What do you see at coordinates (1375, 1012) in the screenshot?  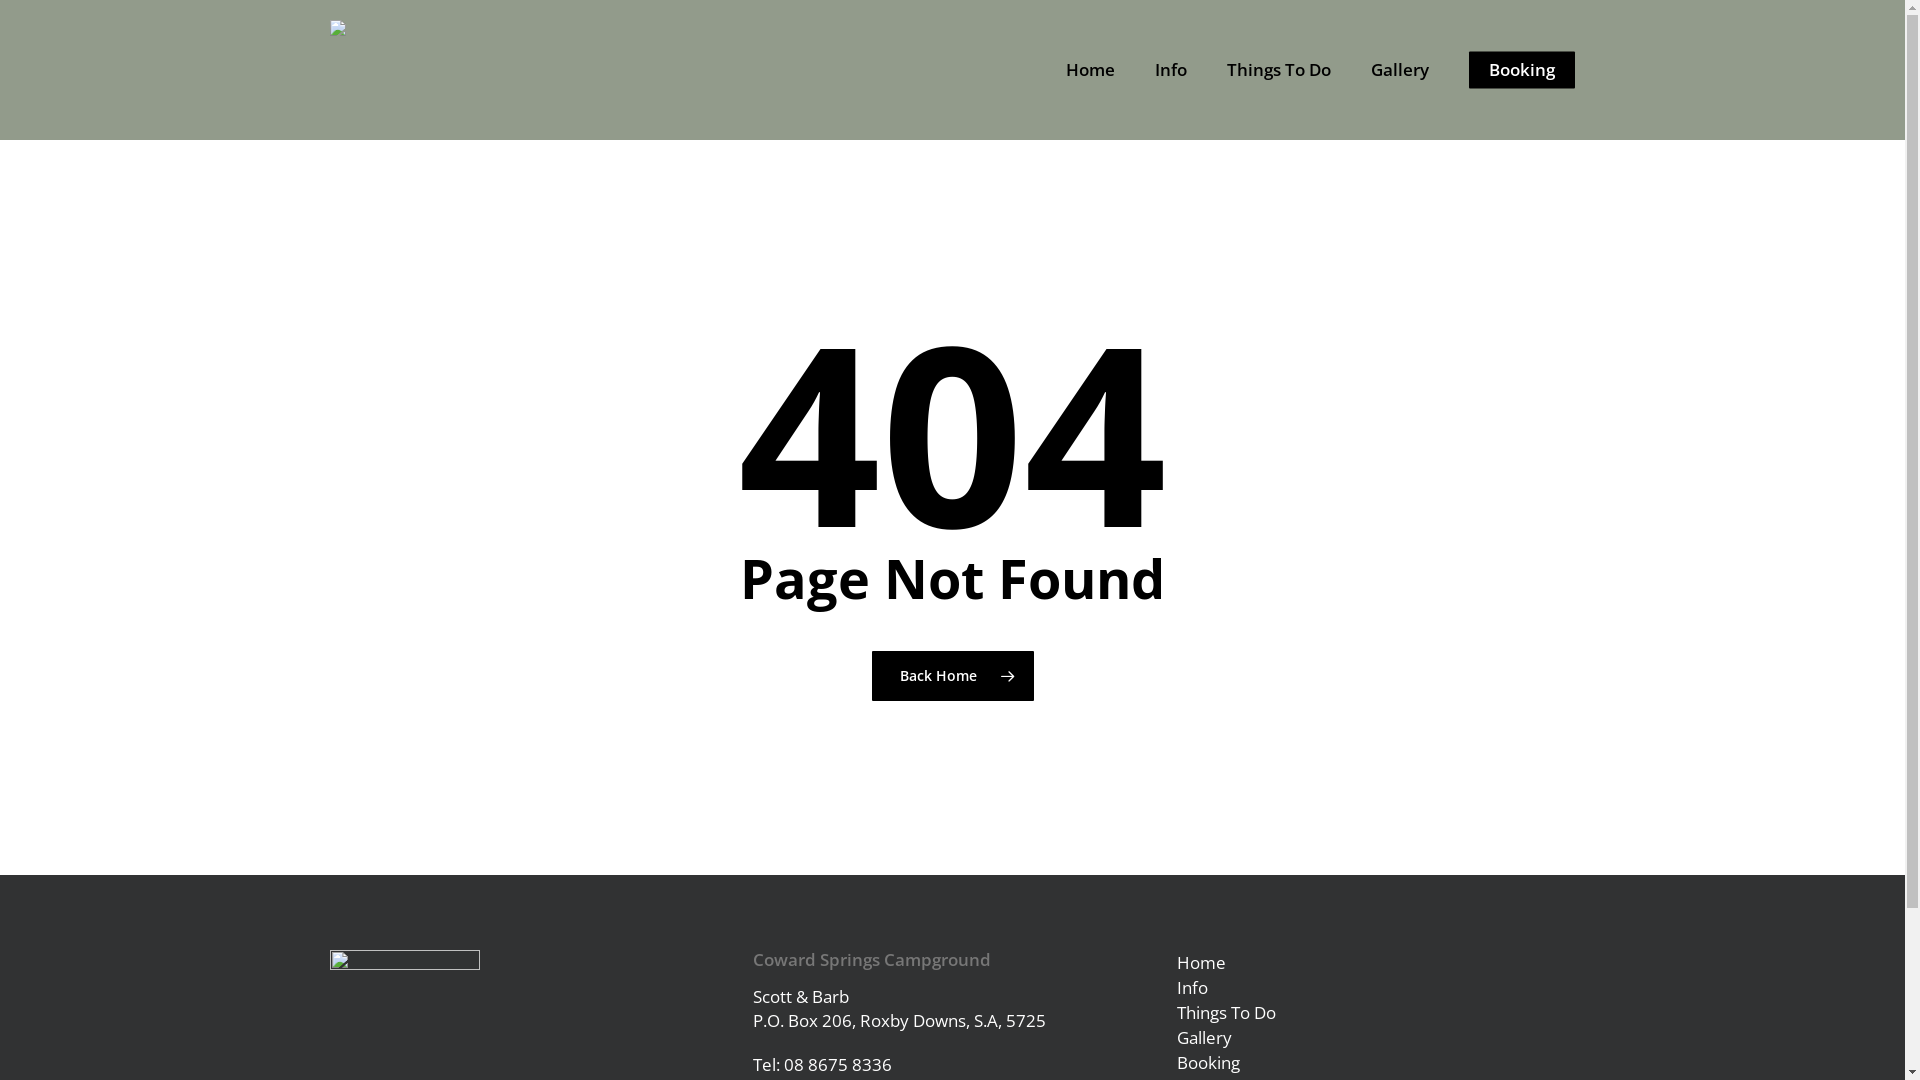 I see `'Things To Do'` at bounding box center [1375, 1012].